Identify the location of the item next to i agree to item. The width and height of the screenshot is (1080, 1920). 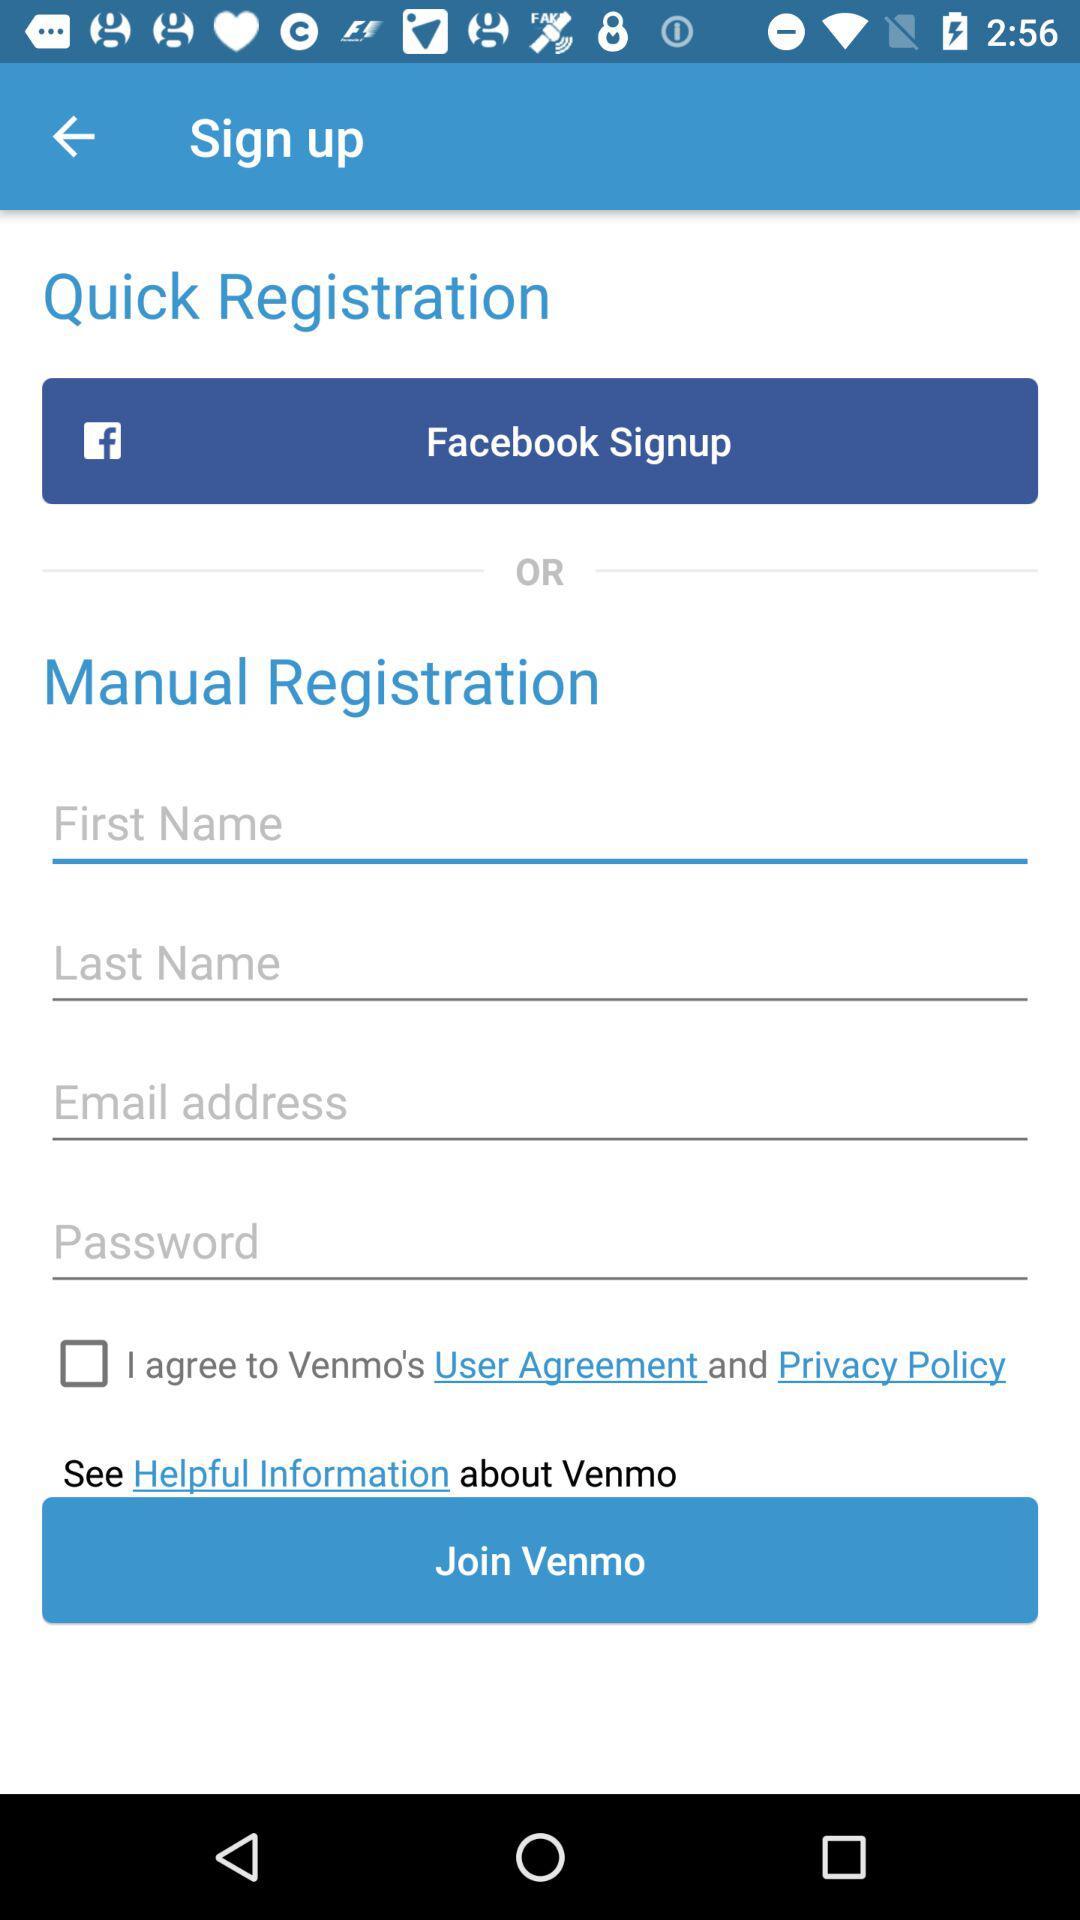
(83, 1362).